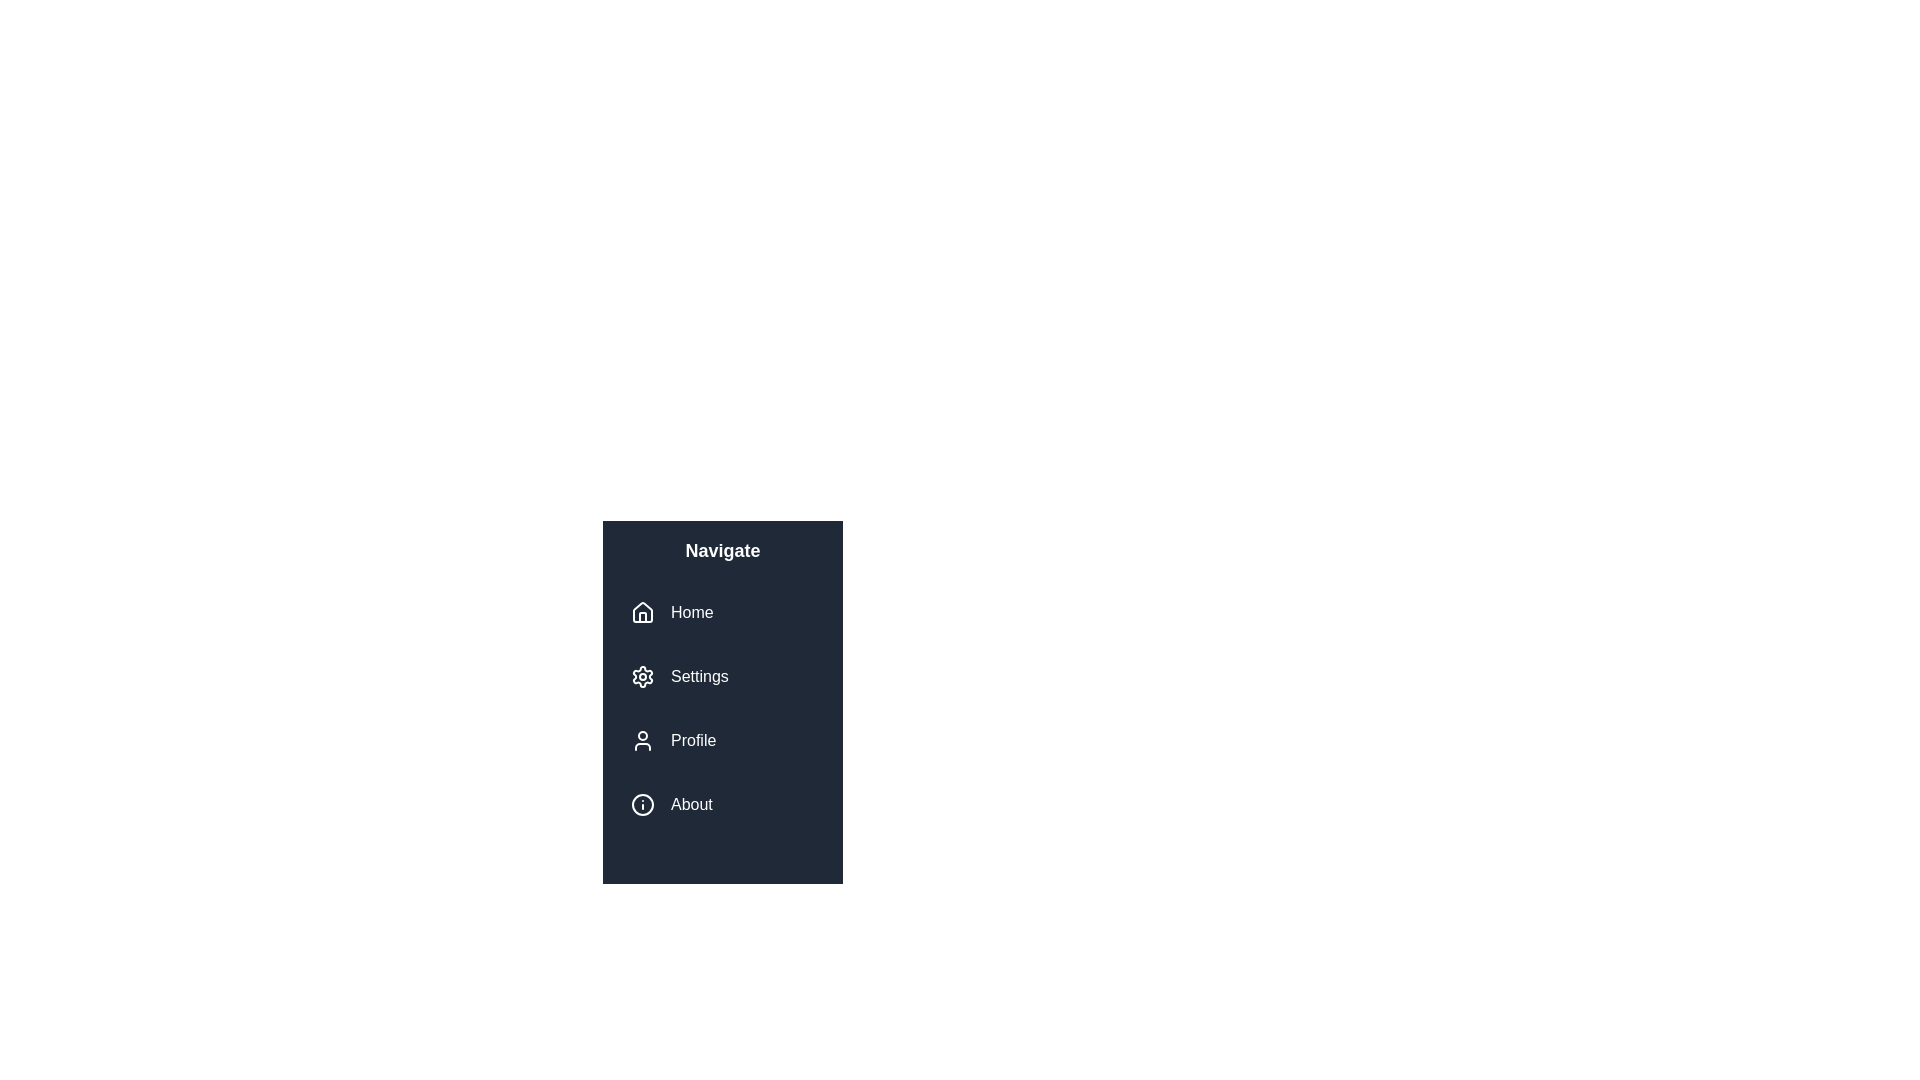  What do you see at coordinates (643, 676) in the screenshot?
I see `the 'Settings' icon located in the navigation panel, which is the second item from the top in the menu` at bounding box center [643, 676].